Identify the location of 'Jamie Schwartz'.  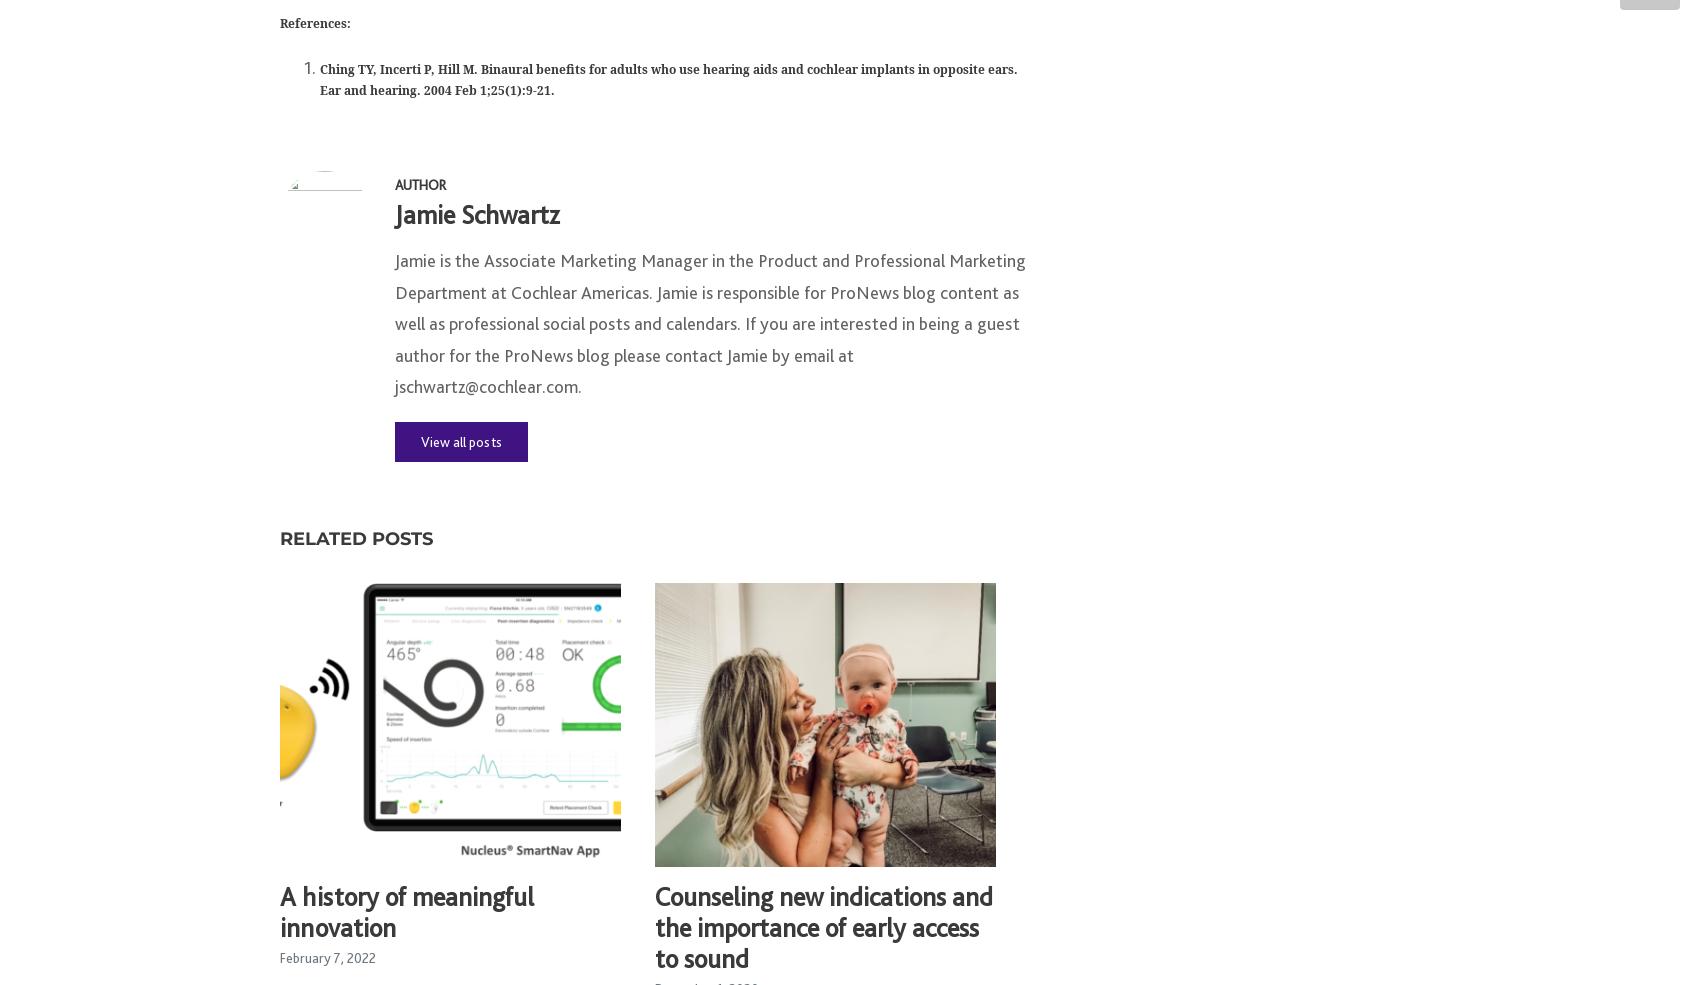
(394, 223).